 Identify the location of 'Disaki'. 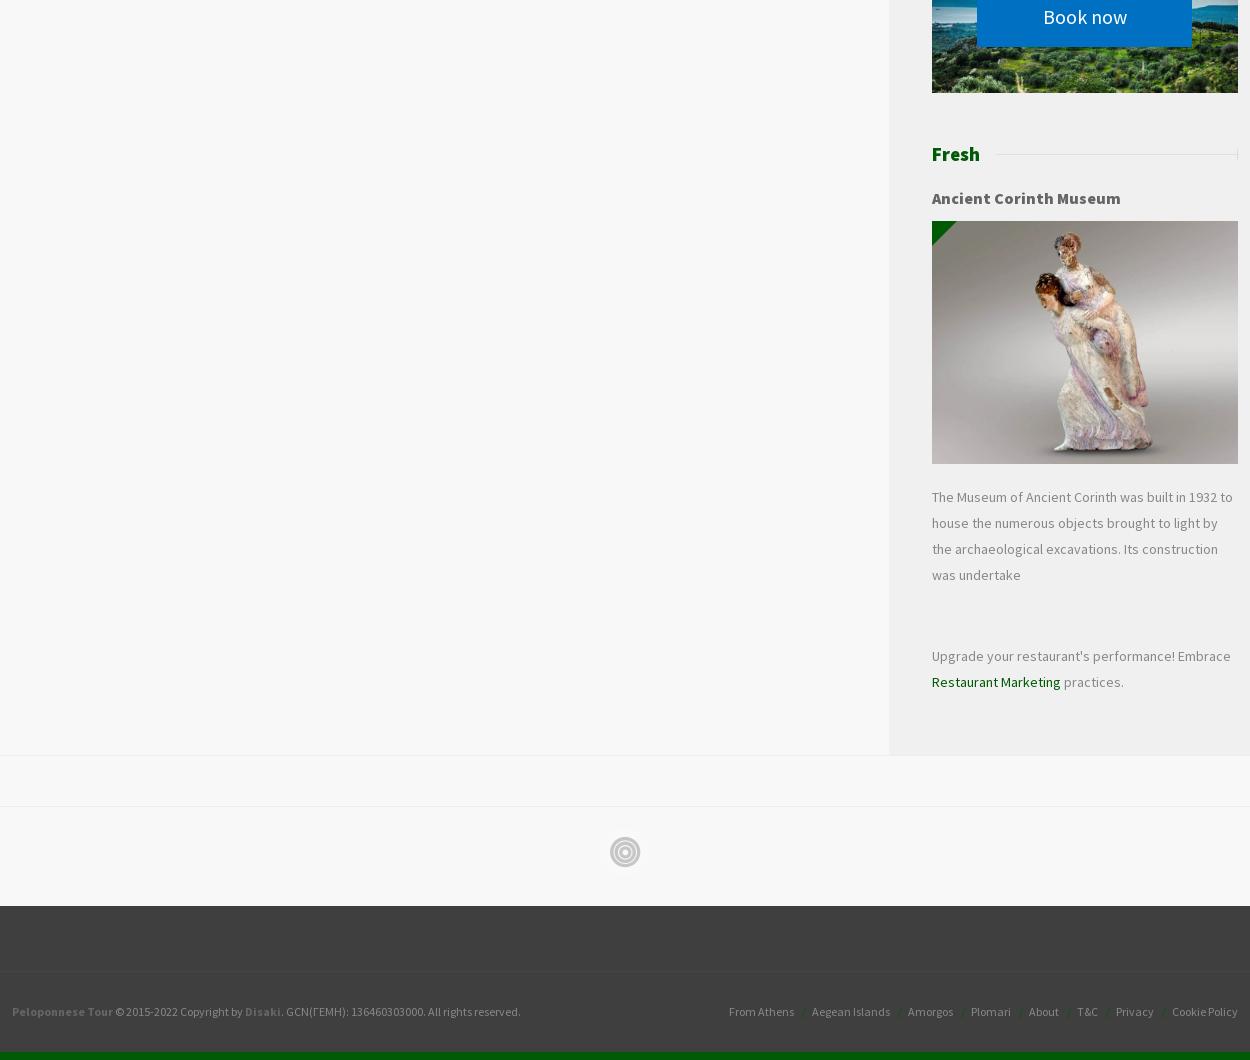
(244, 1010).